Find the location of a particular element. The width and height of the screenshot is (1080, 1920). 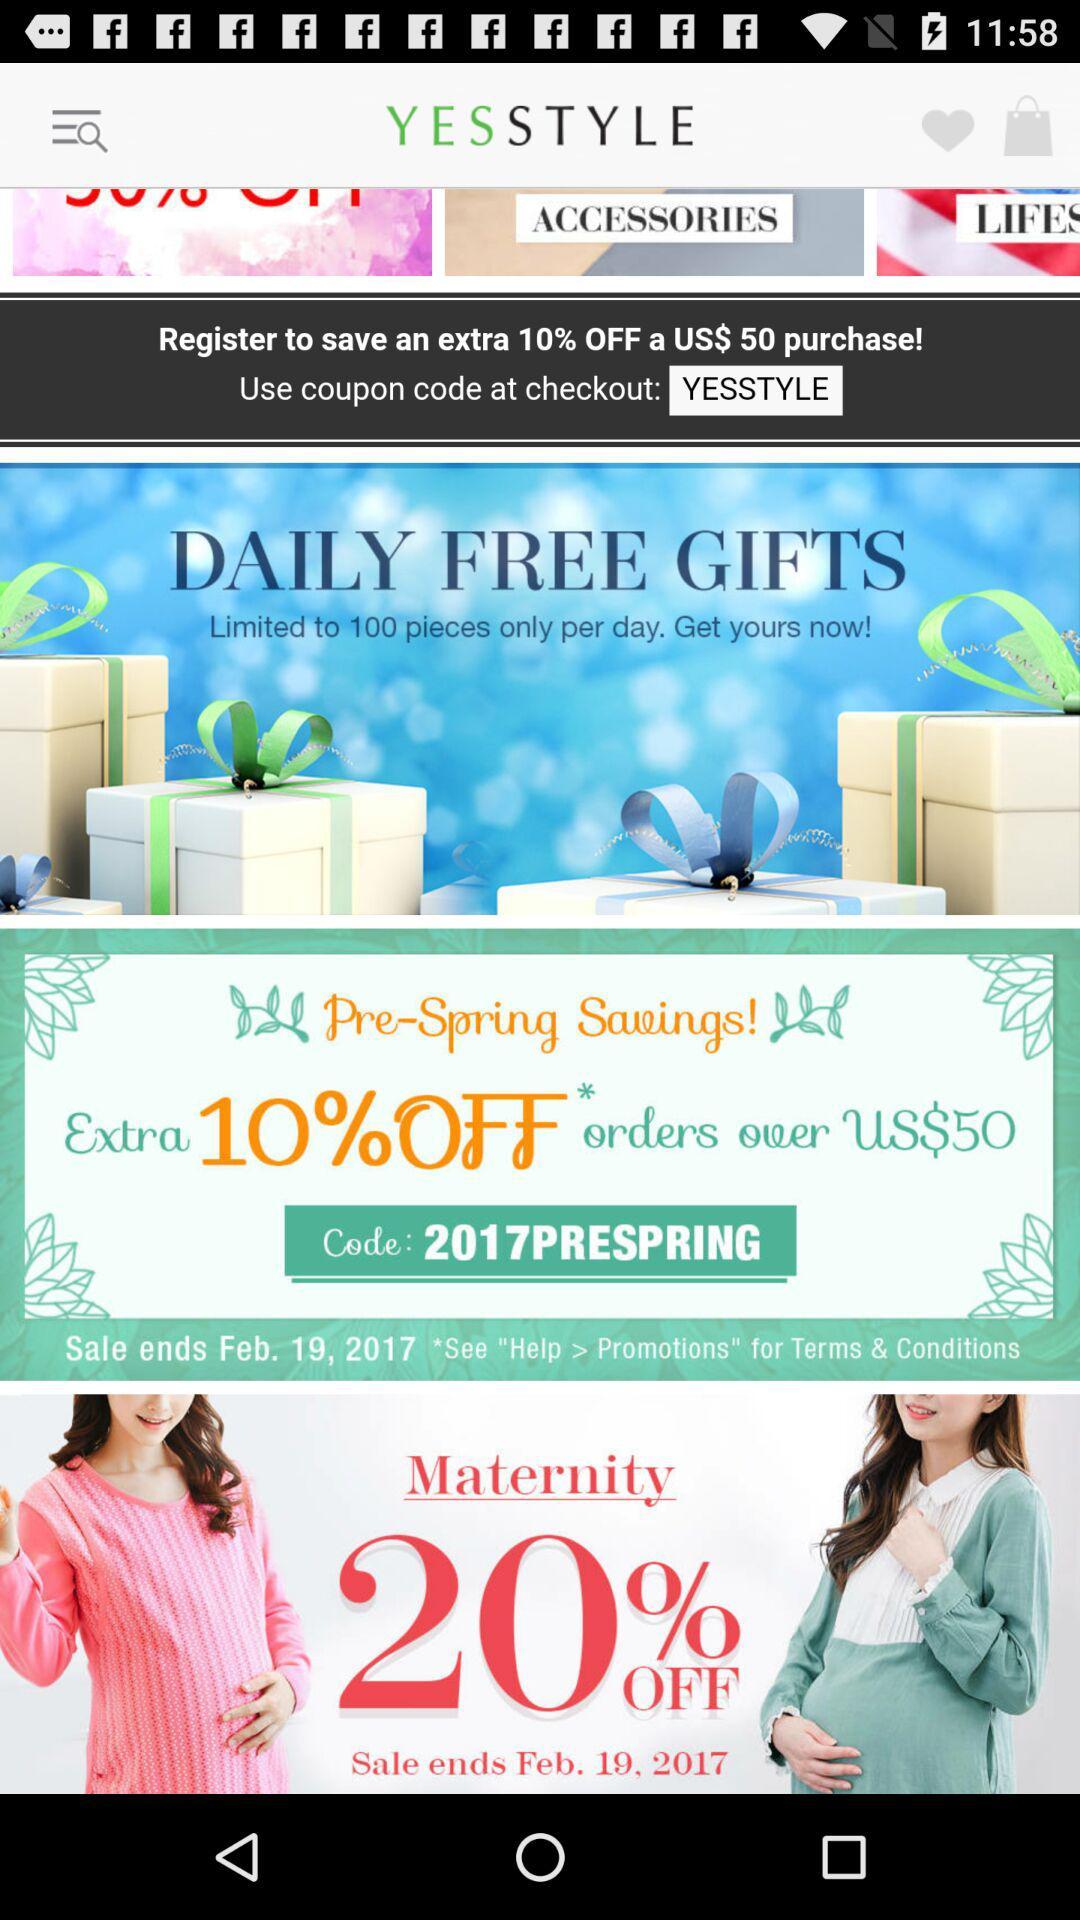

advertisement is located at coordinates (540, 1154).